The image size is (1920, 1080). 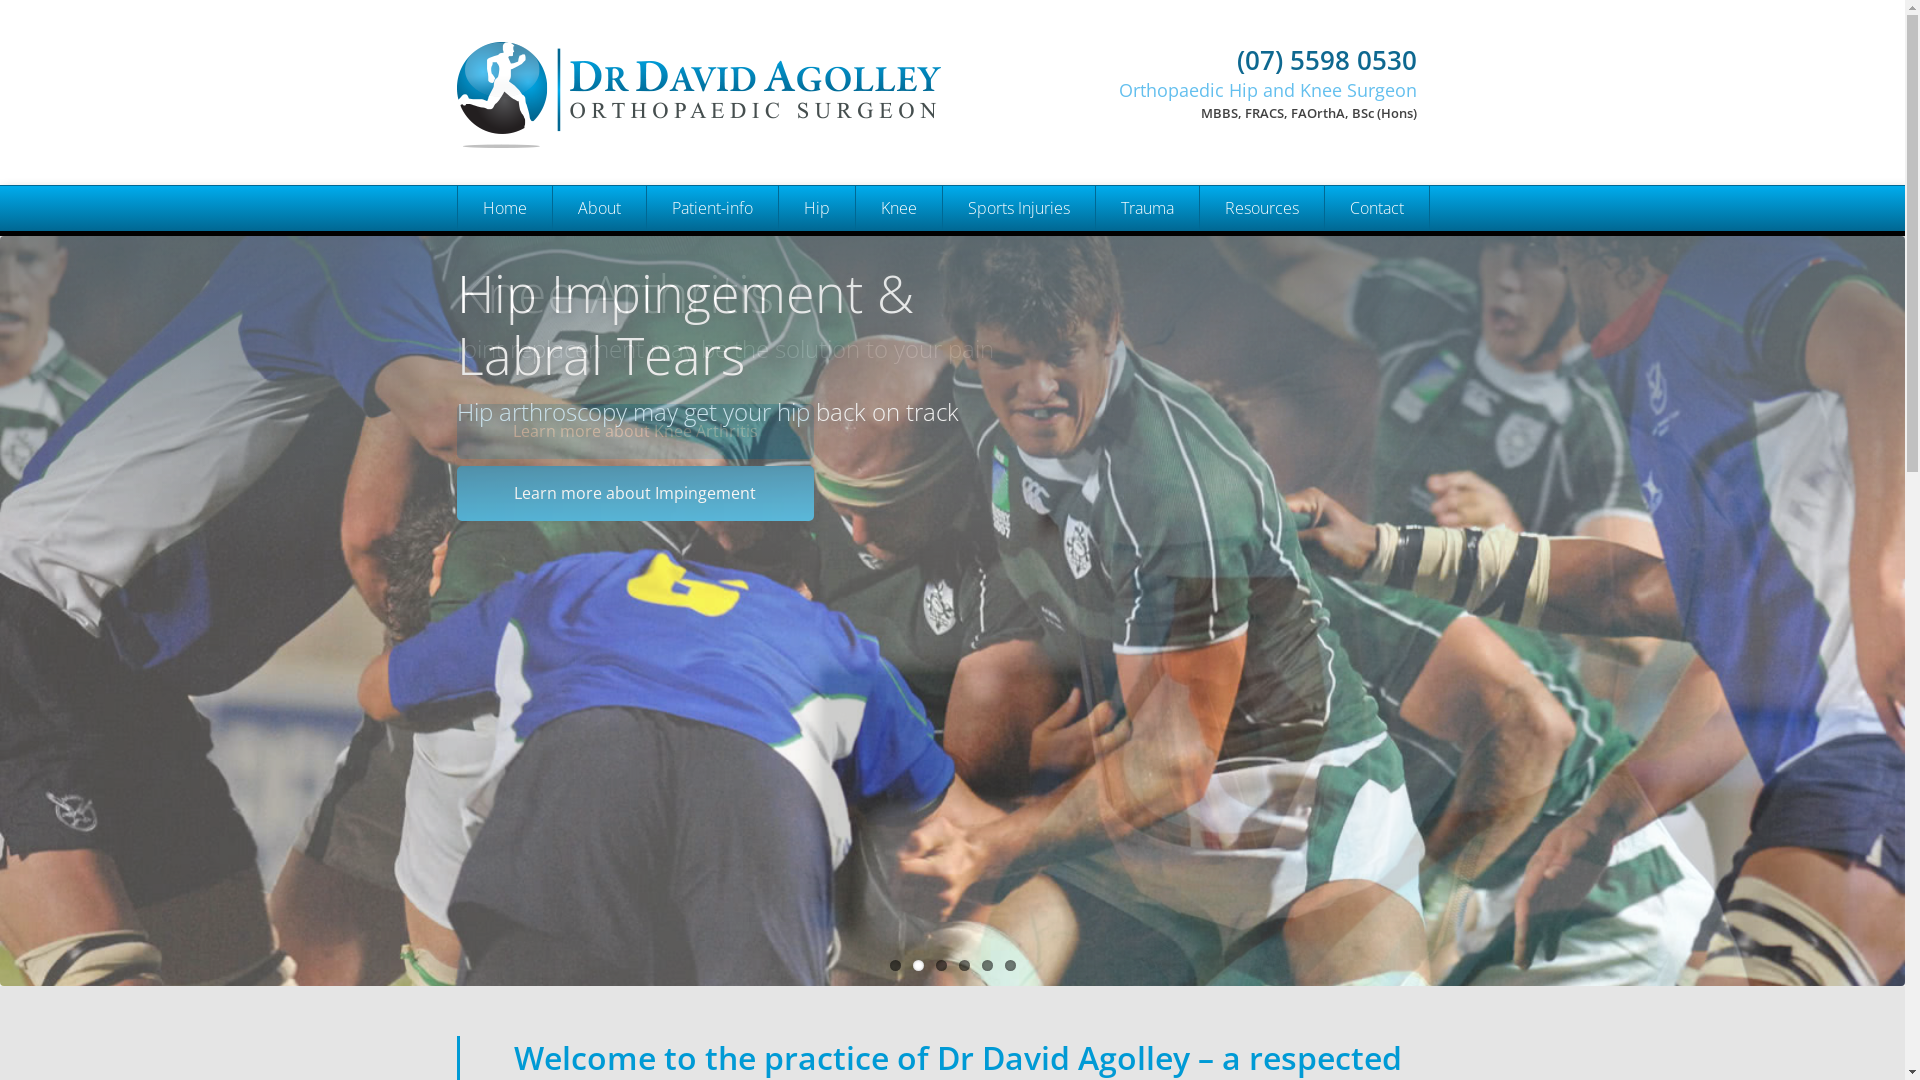 What do you see at coordinates (1324, 208) in the screenshot?
I see `'Contact'` at bounding box center [1324, 208].